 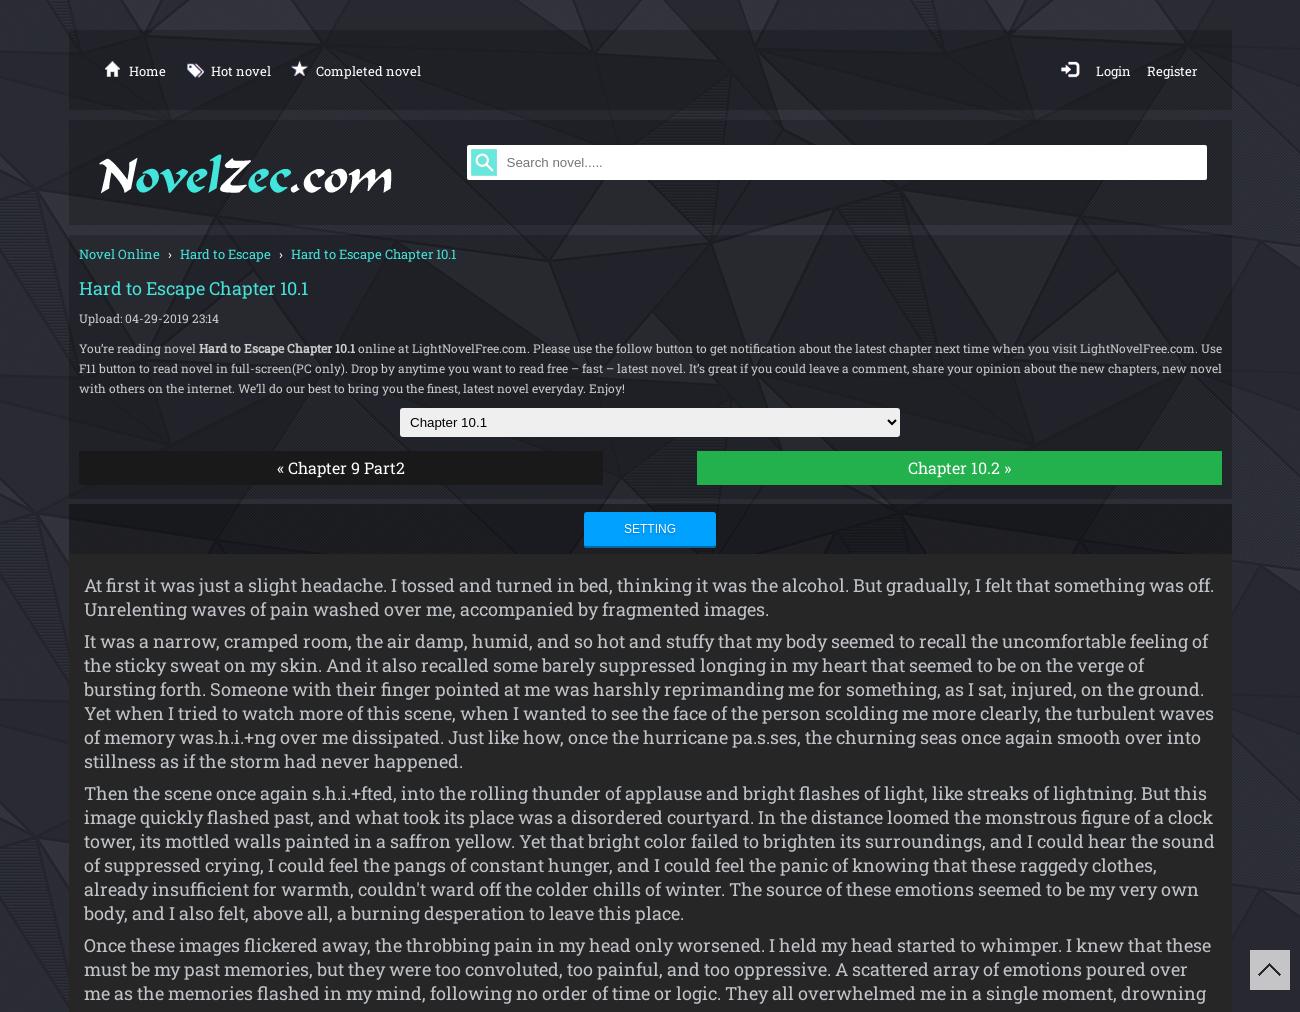 What do you see at coordinates (146, 316) in the screenshot?
I see `'Upload: 04-29-2019 23:14'` at bounding box center [146, 316].